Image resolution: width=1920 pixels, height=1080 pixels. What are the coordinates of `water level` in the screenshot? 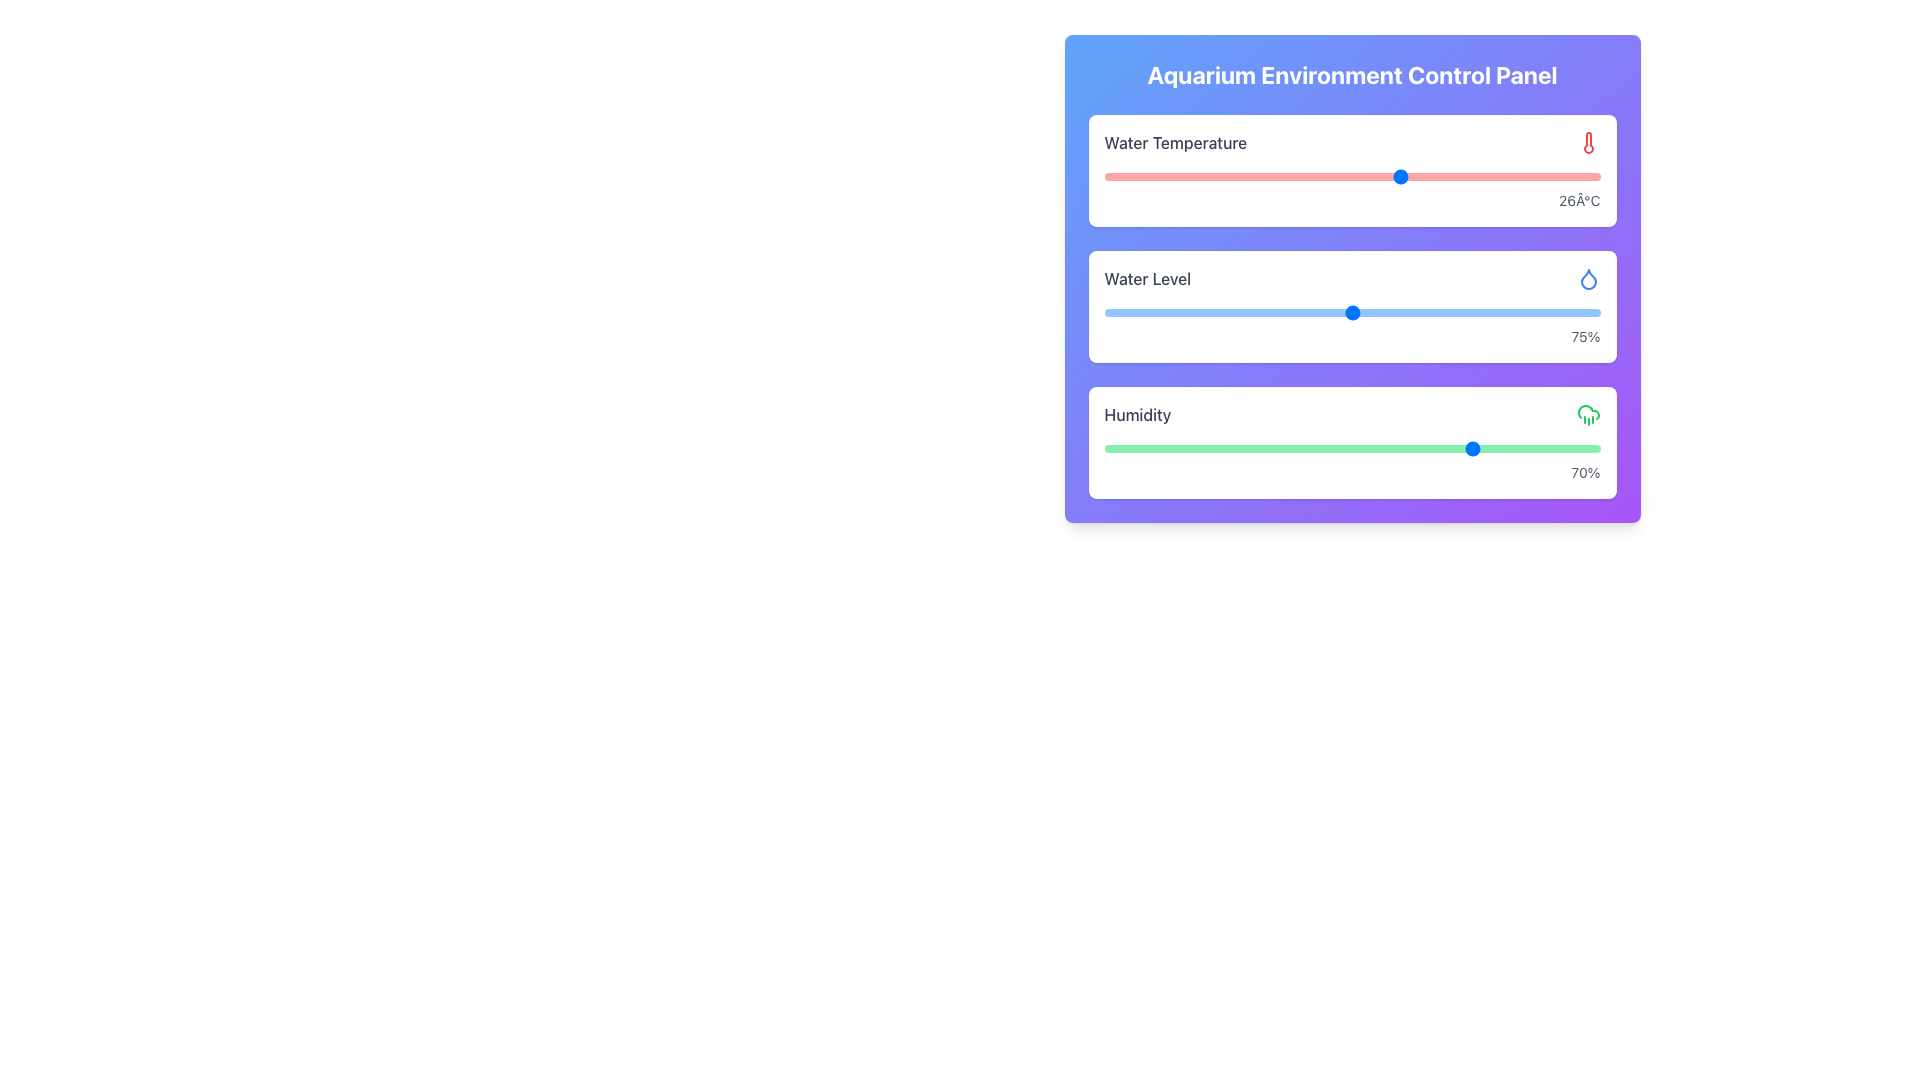 It's located at (1173, 312).